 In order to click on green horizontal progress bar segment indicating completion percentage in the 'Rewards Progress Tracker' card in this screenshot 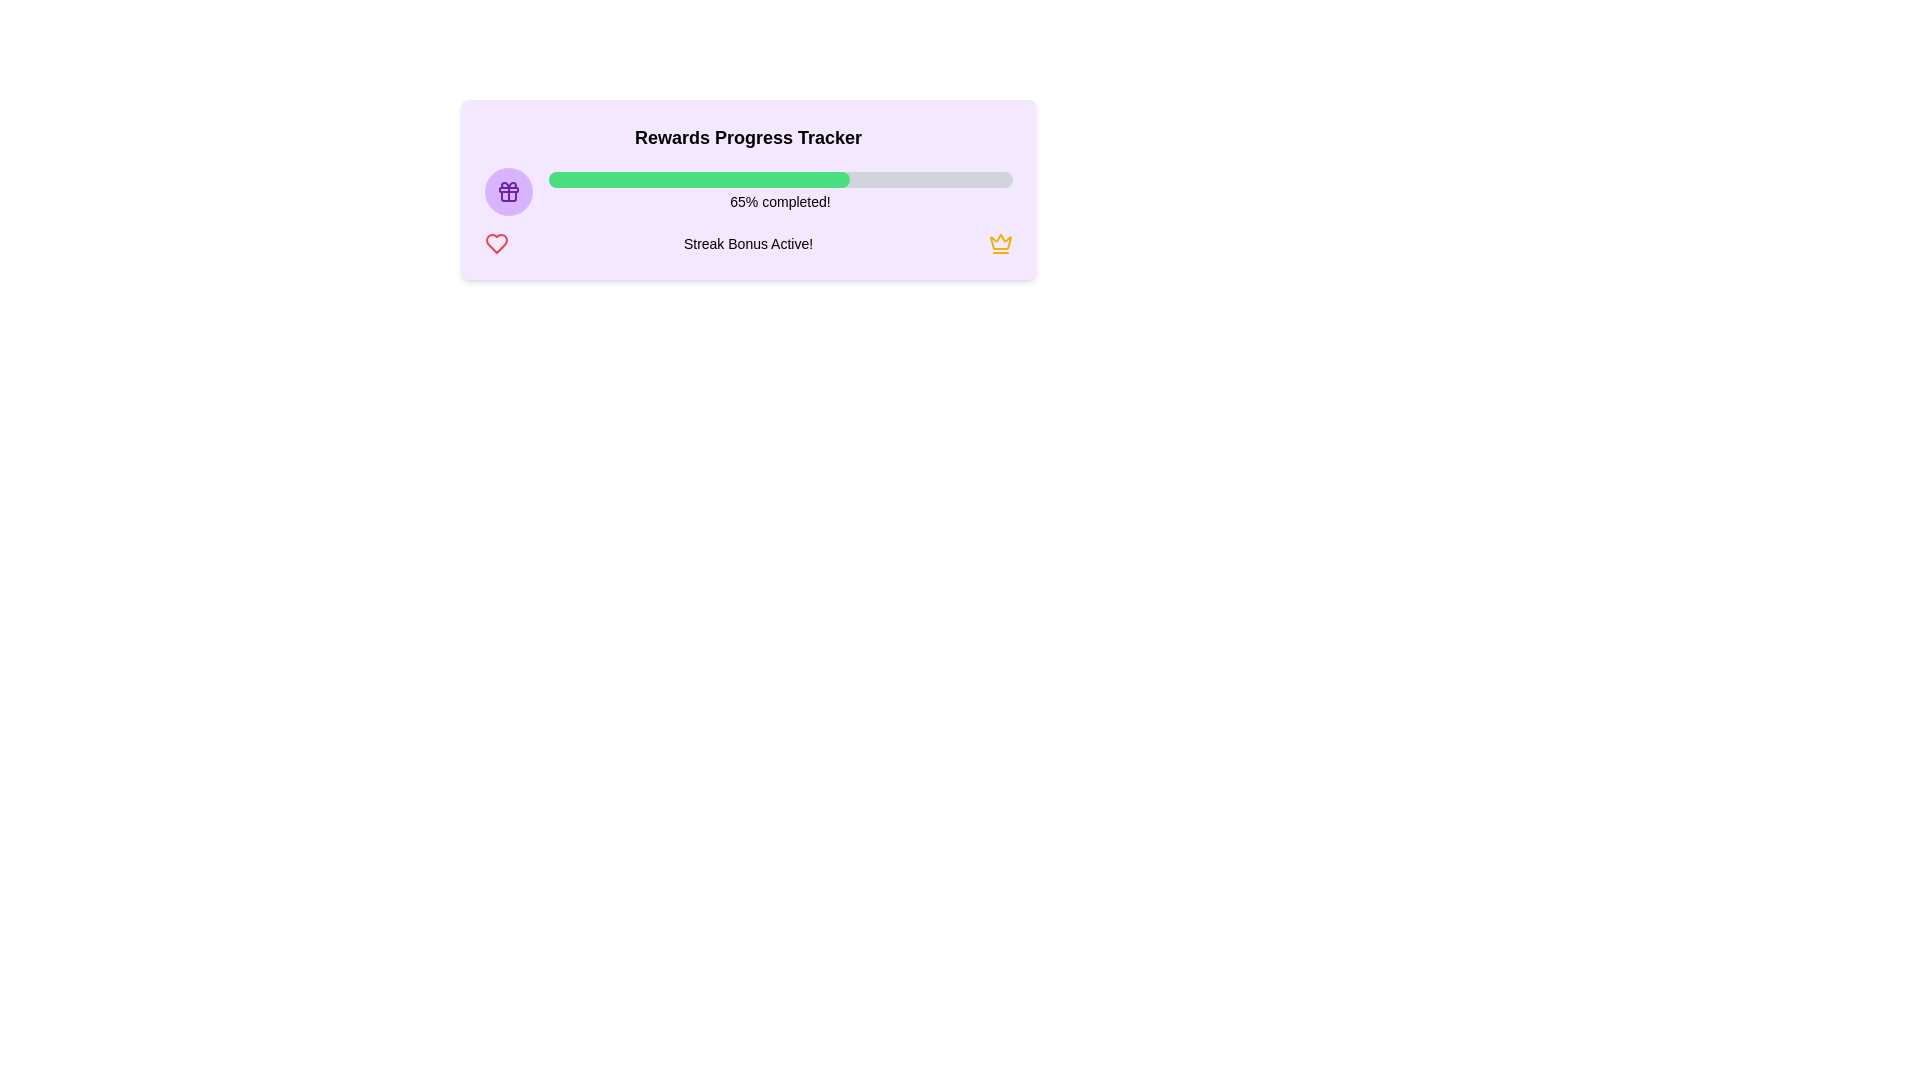, I will do `click(699, 180)`.